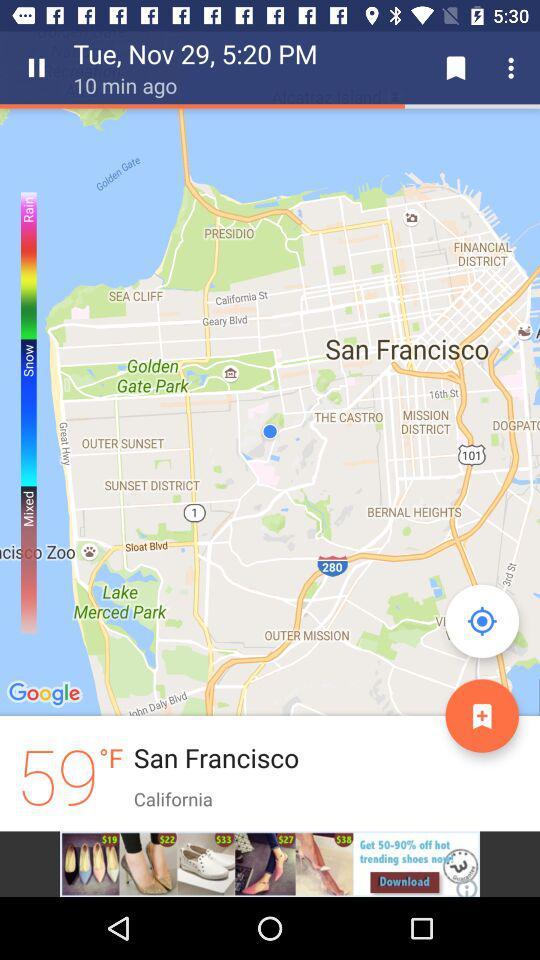 Image resolution: width=540 pixels, height=960 pixels. Describe the element at coordinates (481, 620) in the screenshot. I see `the second button from bottom` at that location.